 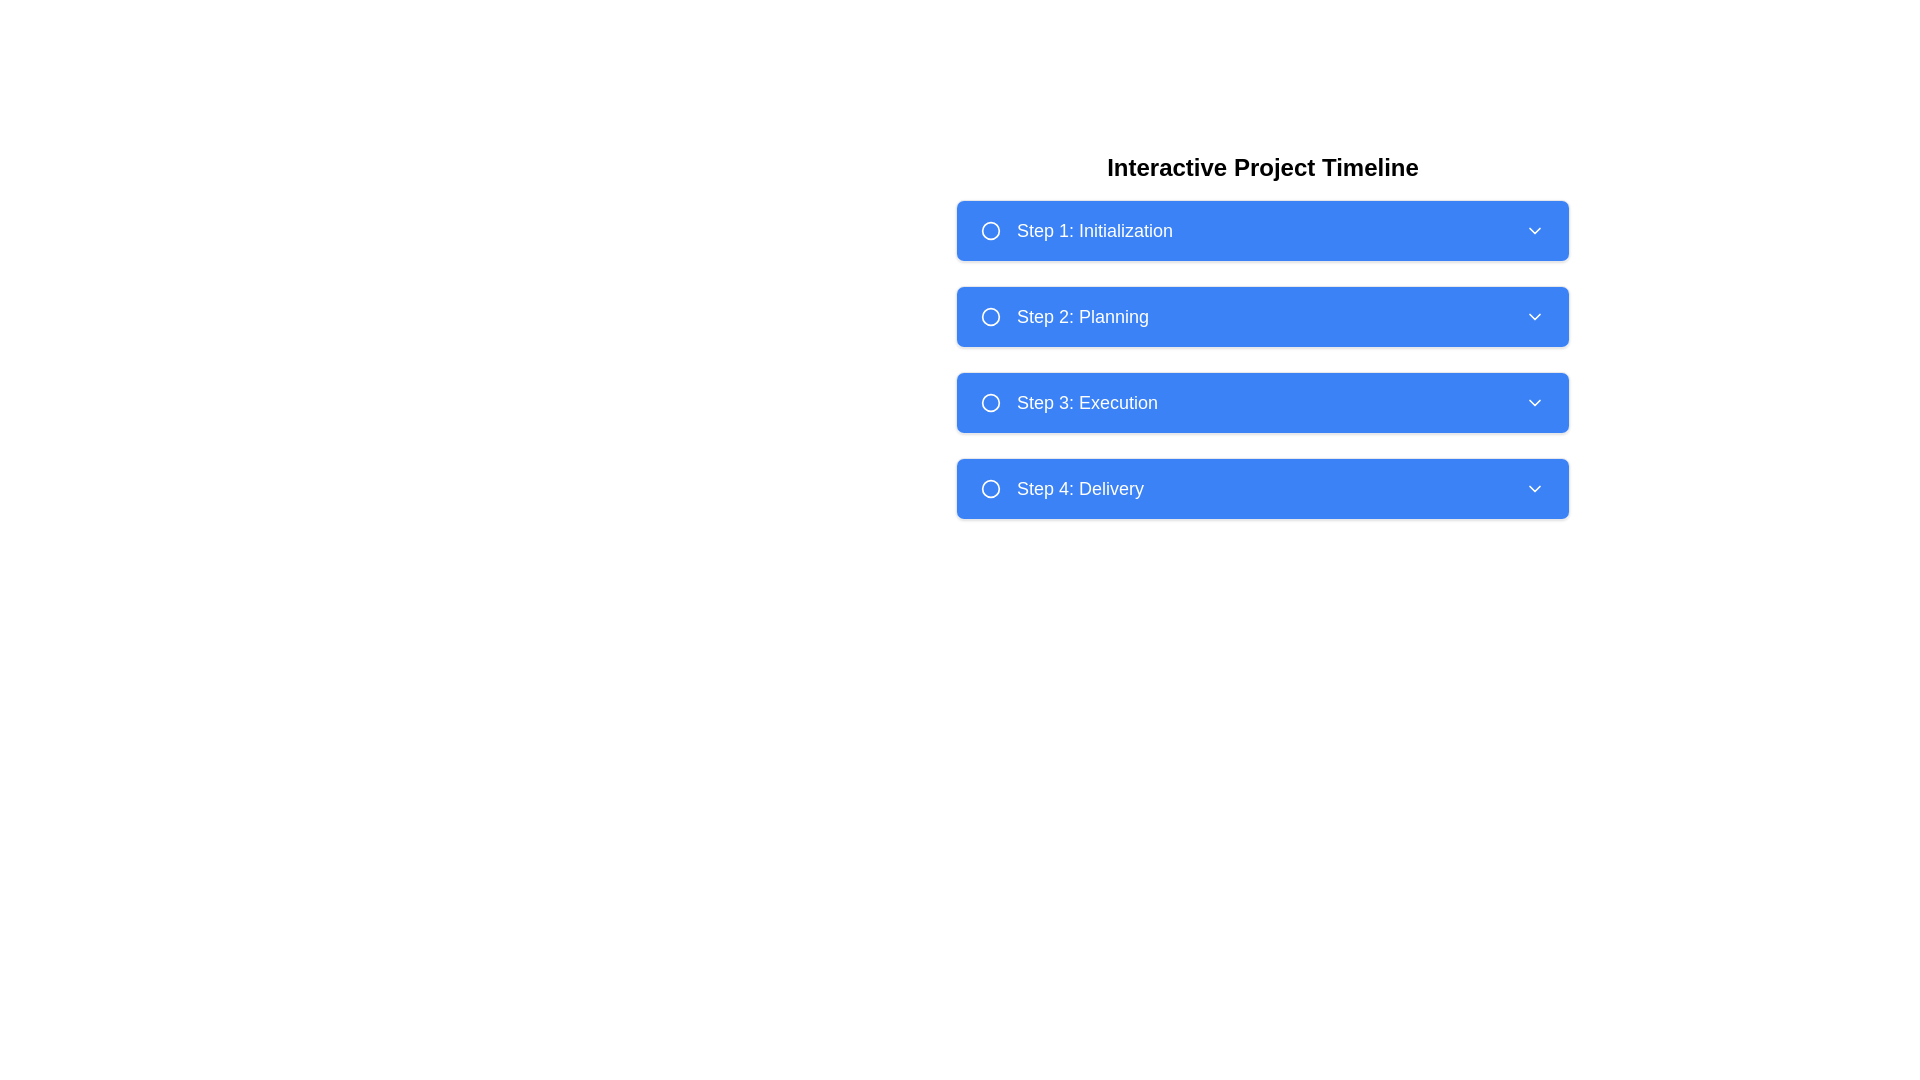 I want to click on the circular icon indicating the completion or selection status of 'Step 4: Delivery', which is positioned to the left of the text, so click(x=990, y=489).